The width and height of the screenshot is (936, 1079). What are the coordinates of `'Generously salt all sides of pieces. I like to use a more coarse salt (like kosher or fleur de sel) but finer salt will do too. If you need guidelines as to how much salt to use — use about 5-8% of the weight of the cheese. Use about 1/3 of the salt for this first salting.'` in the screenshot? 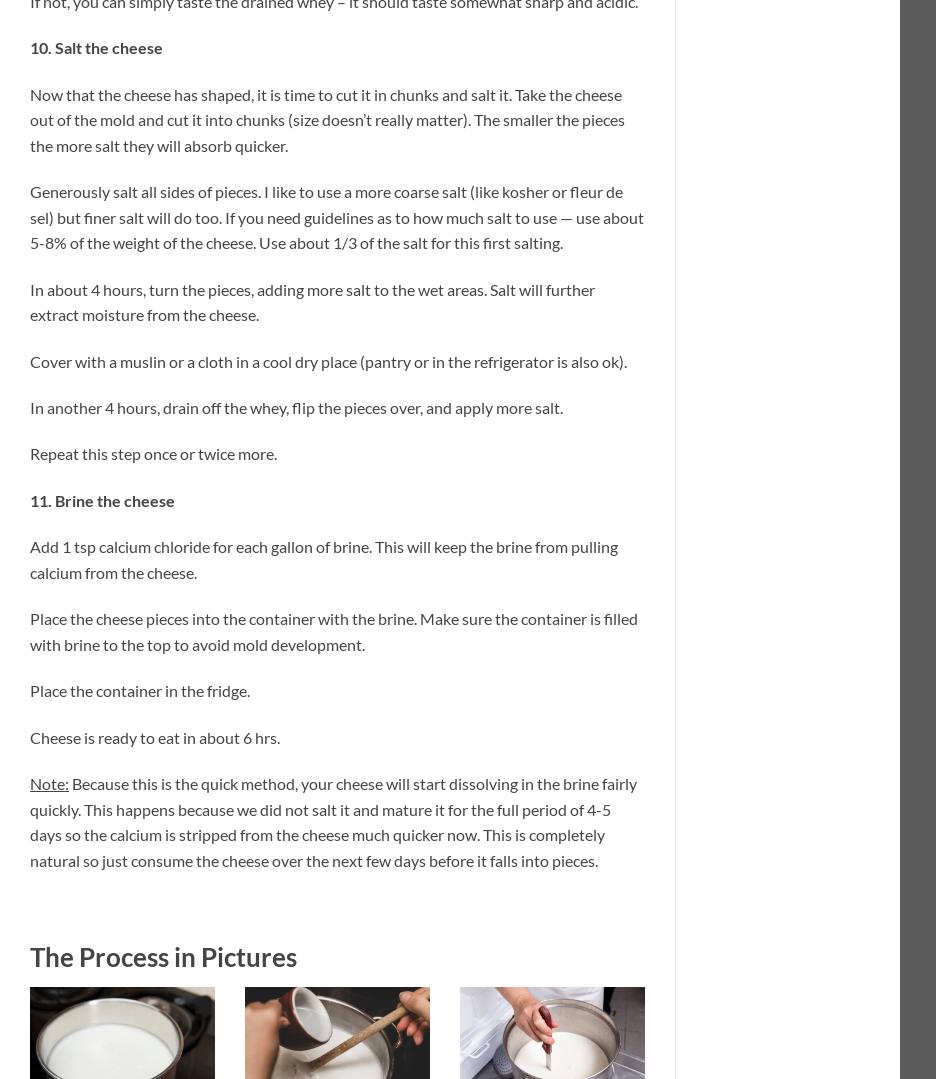 It's located at (335, 215).